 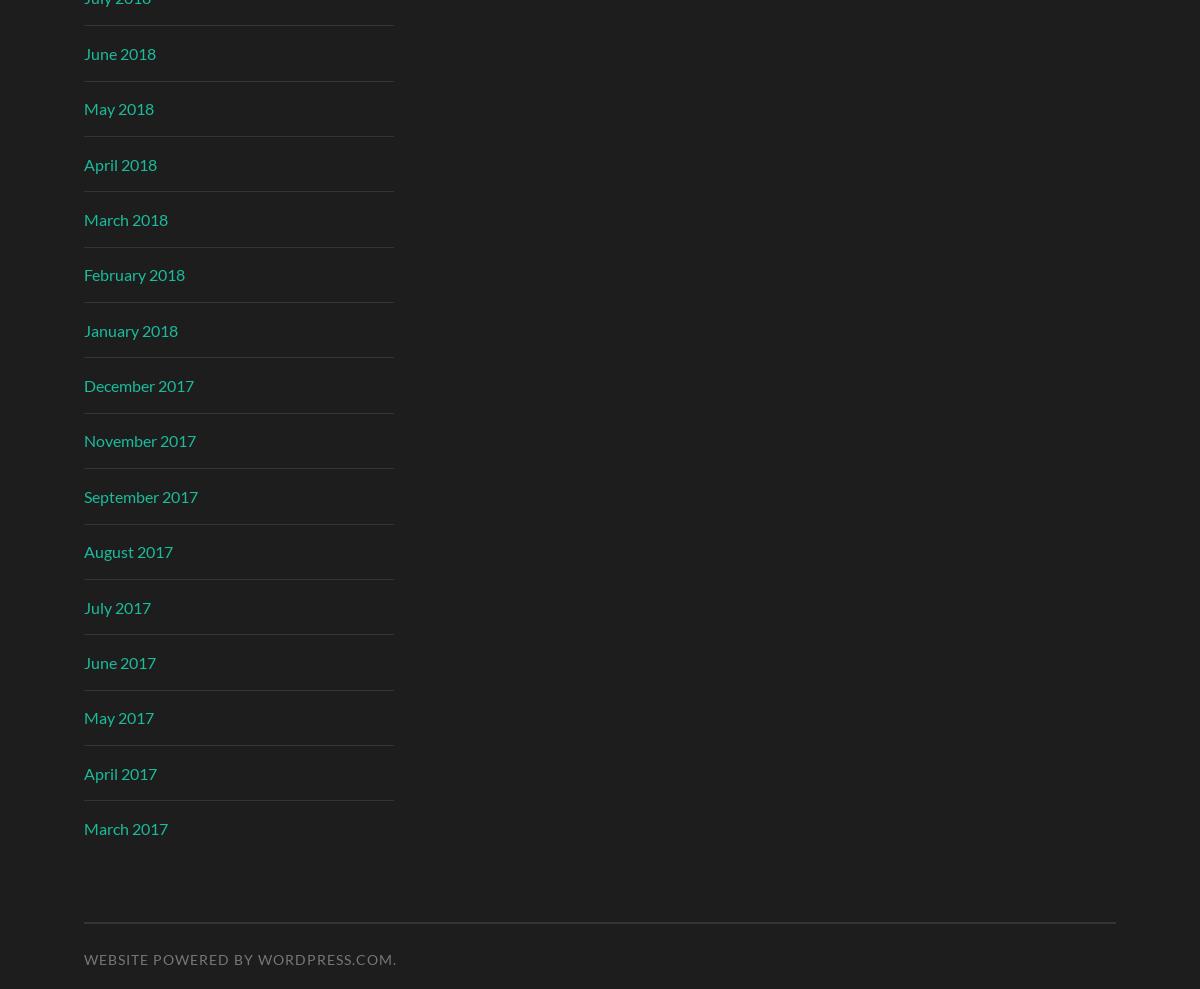 I want to click on 'August 2017', so click(x=128, y=550).